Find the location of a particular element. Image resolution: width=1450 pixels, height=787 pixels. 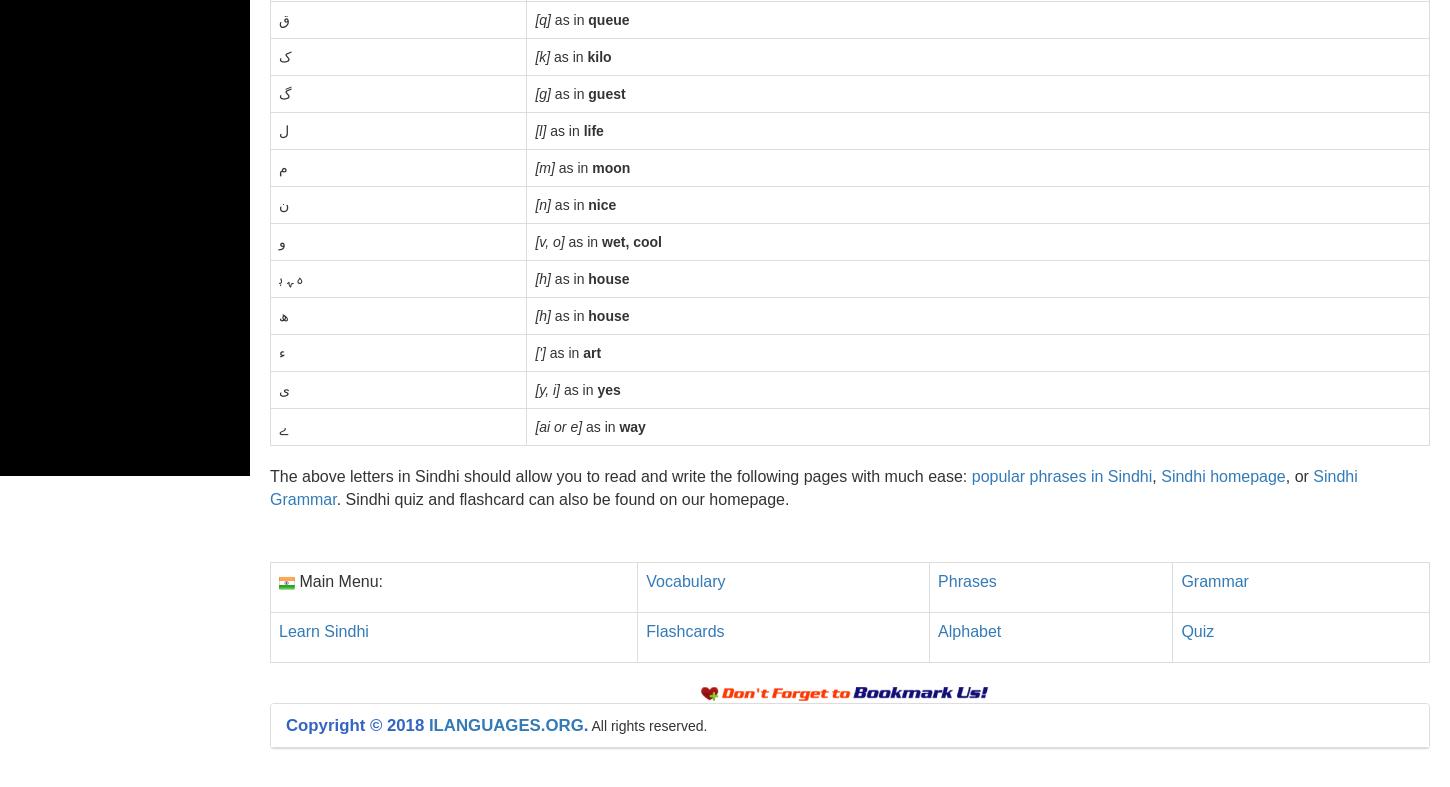

'[l]' is located at coordinates (540, 130).